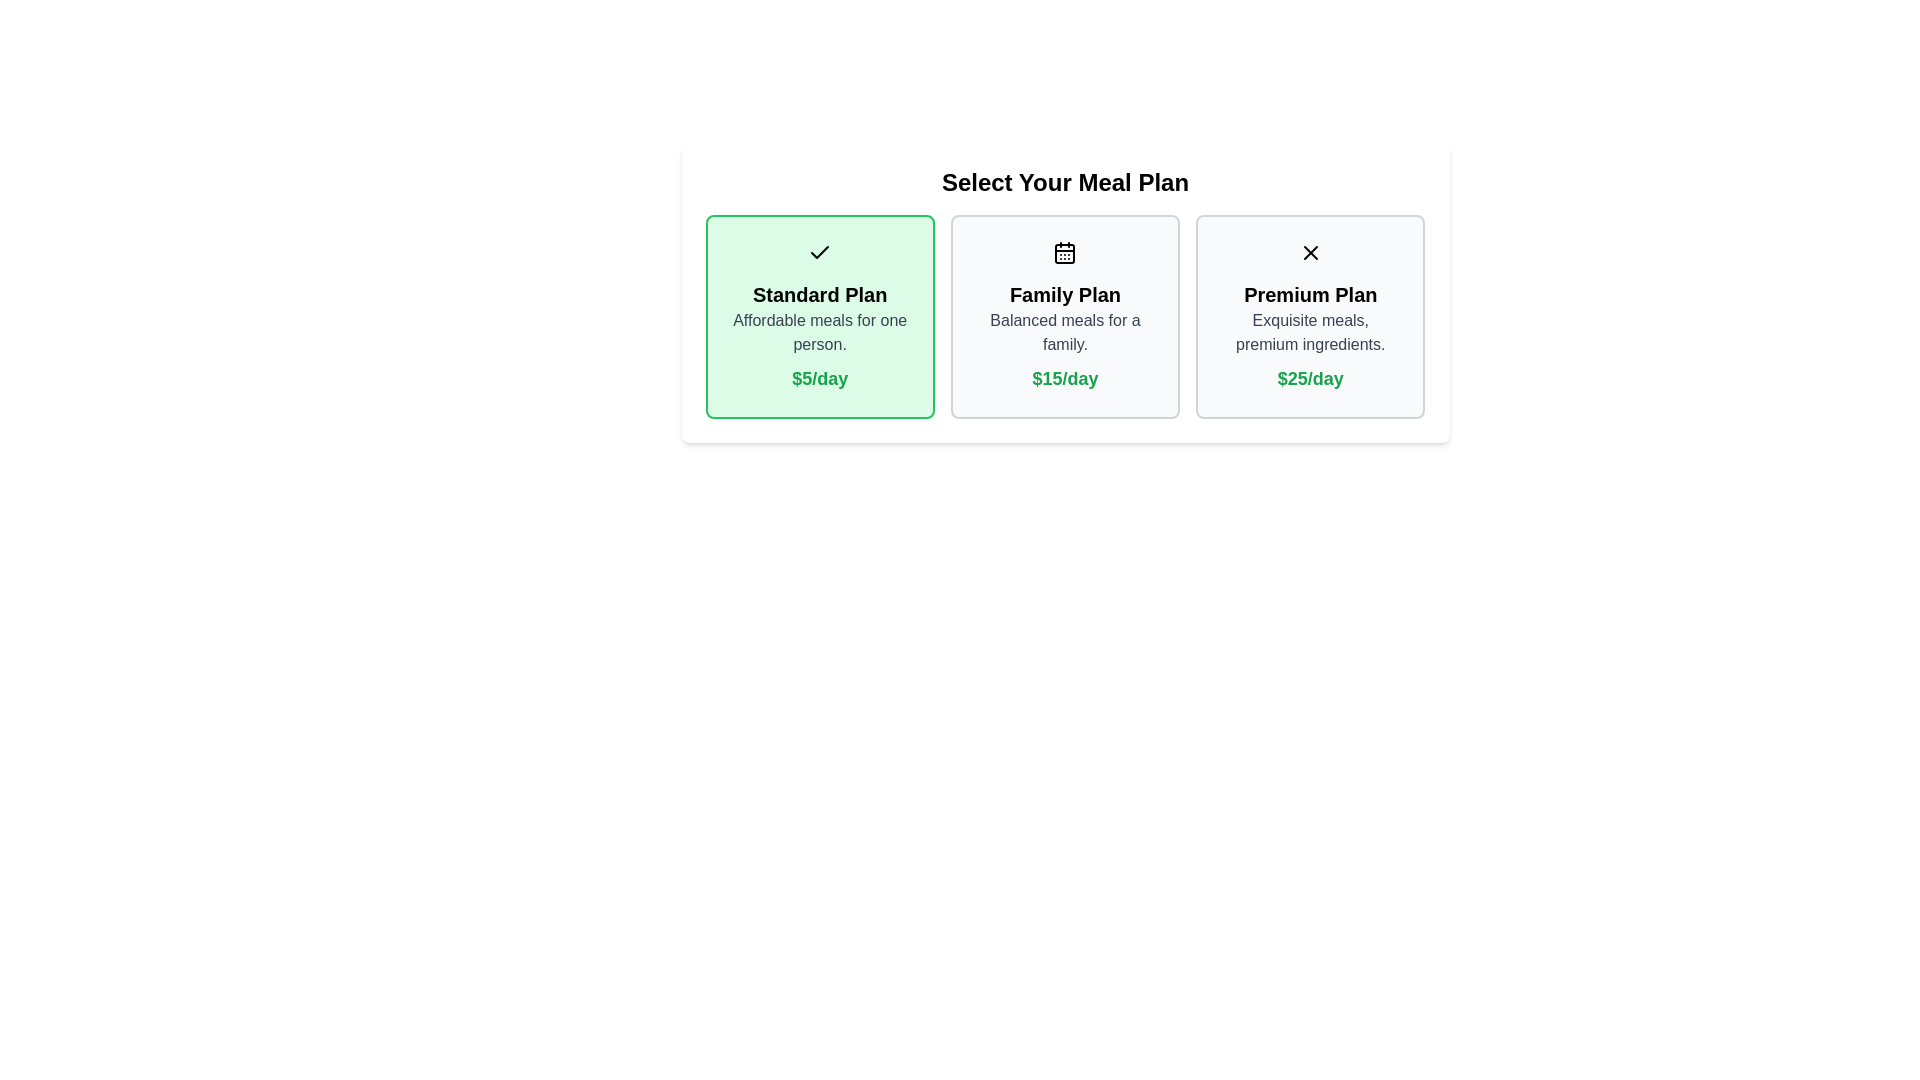  Describe the element at coordinates (1310, 331) in the screenshot. I see `the descriptive text block that summarizes the features of the premium plan, located in the third column of meal plan cards, below the 'Premium Plan' heading and above the '$25/day' price text` at that location.